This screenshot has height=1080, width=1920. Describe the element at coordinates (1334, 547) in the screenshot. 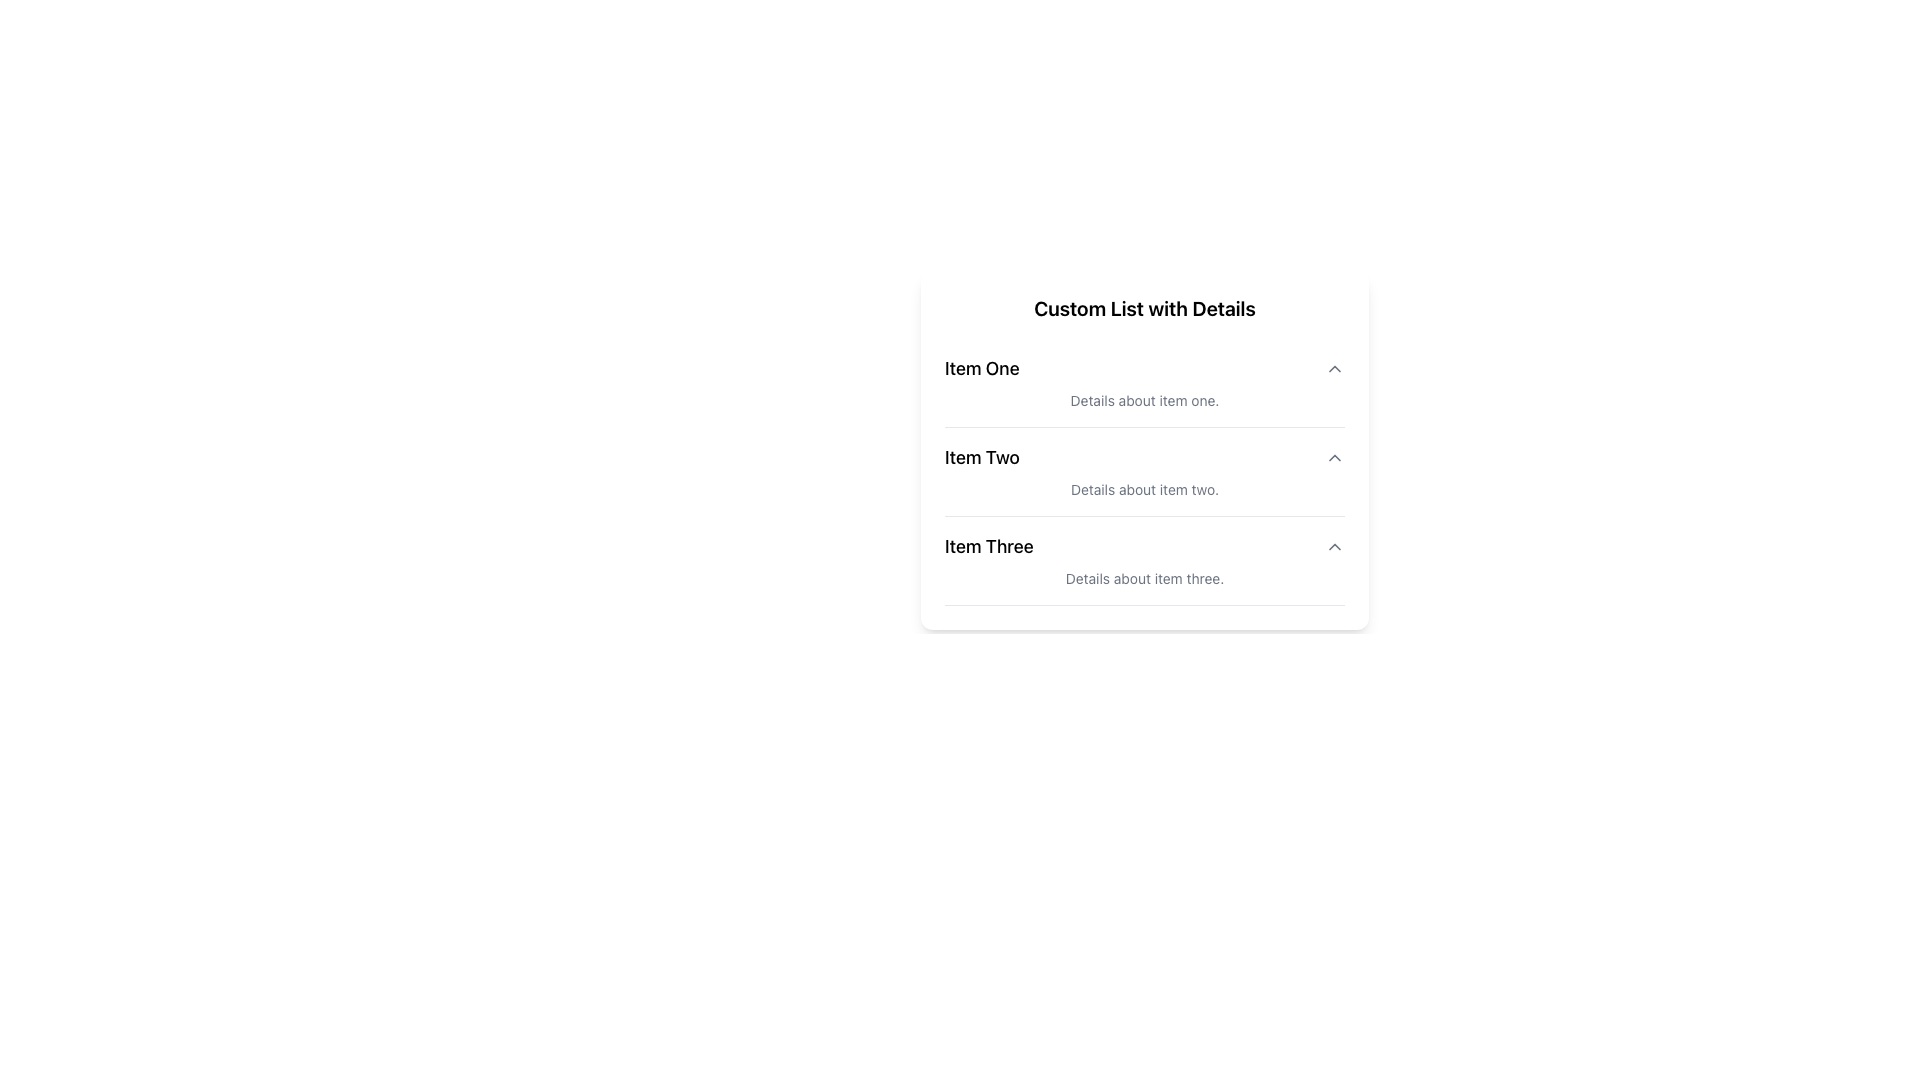

I see `the chevron icon on the right side of 'Item Three' in the third row of the 'Custom List with Details'` at that location.